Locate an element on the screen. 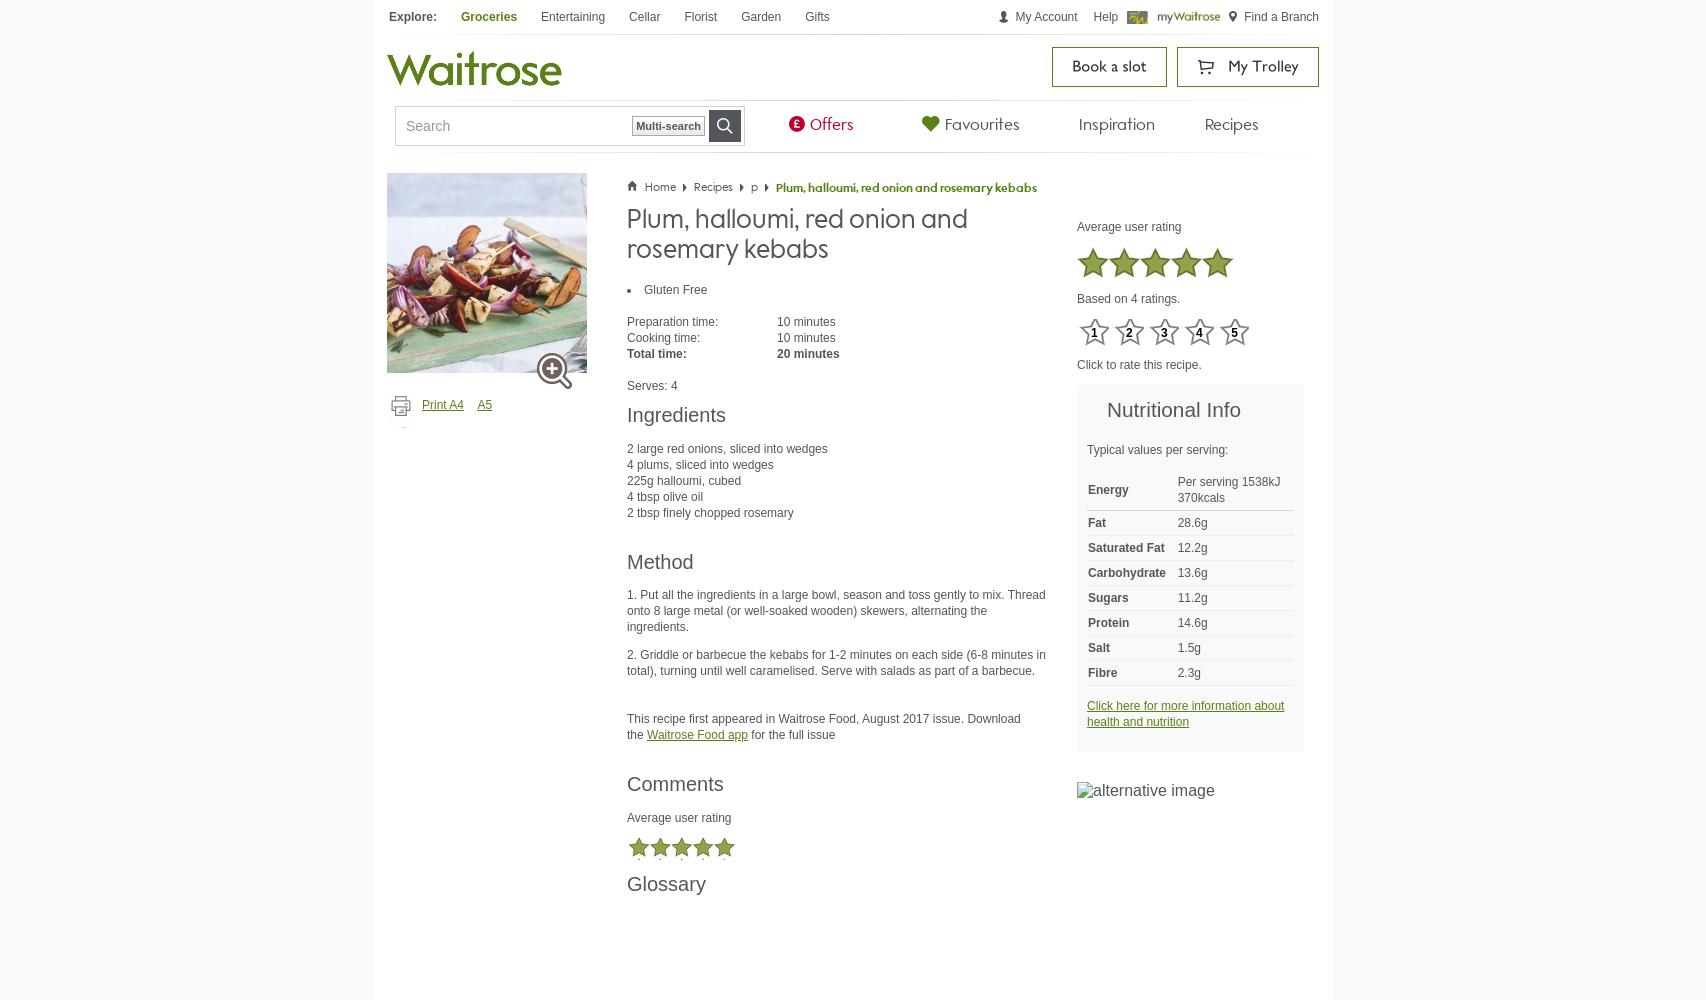 Image resolution: width=1706 pixels, height=1000 pixels. 'This recipe first appeared in Waitrose Food, August 2017 issue. Download the' is located at coordinates (822, 726).